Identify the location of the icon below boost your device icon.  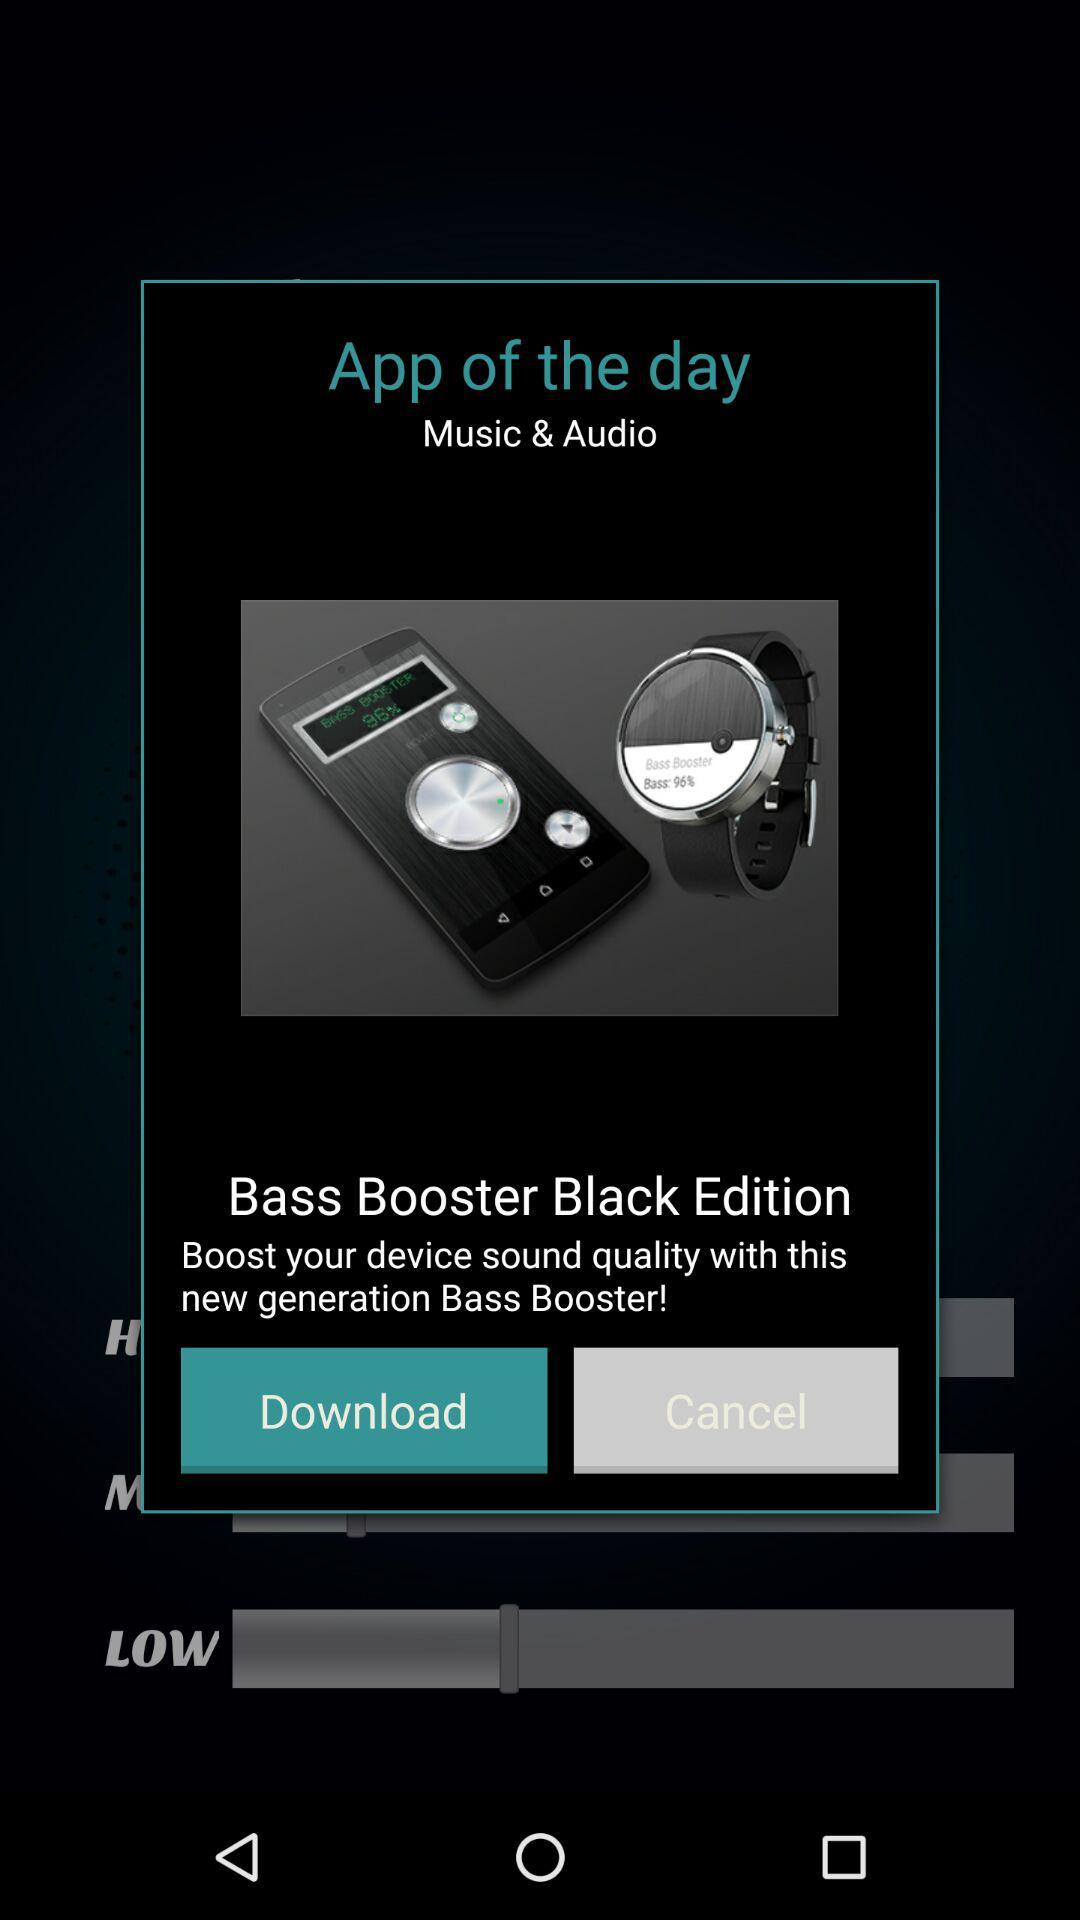
(736, 1409).